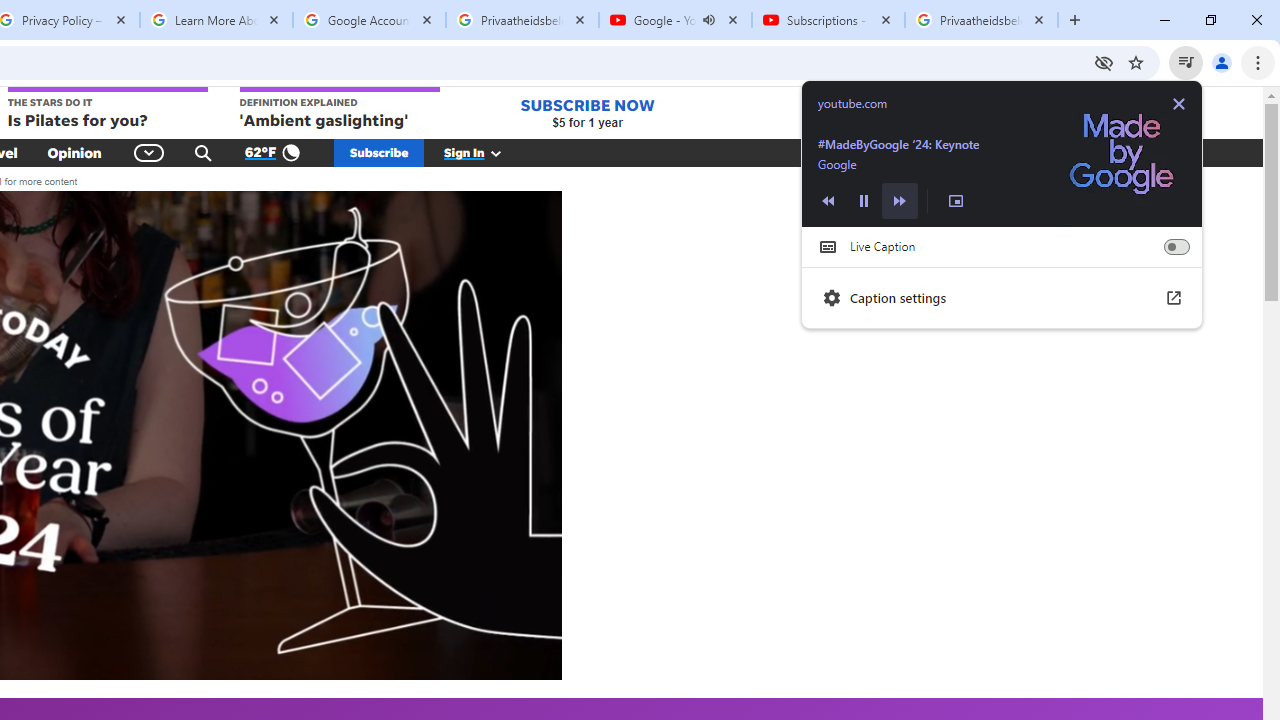 The width and height of the screenshot is (1280, 720). Describe the element at coordinates (864, 200) in the screenshot. I see `'Play'` at that location.